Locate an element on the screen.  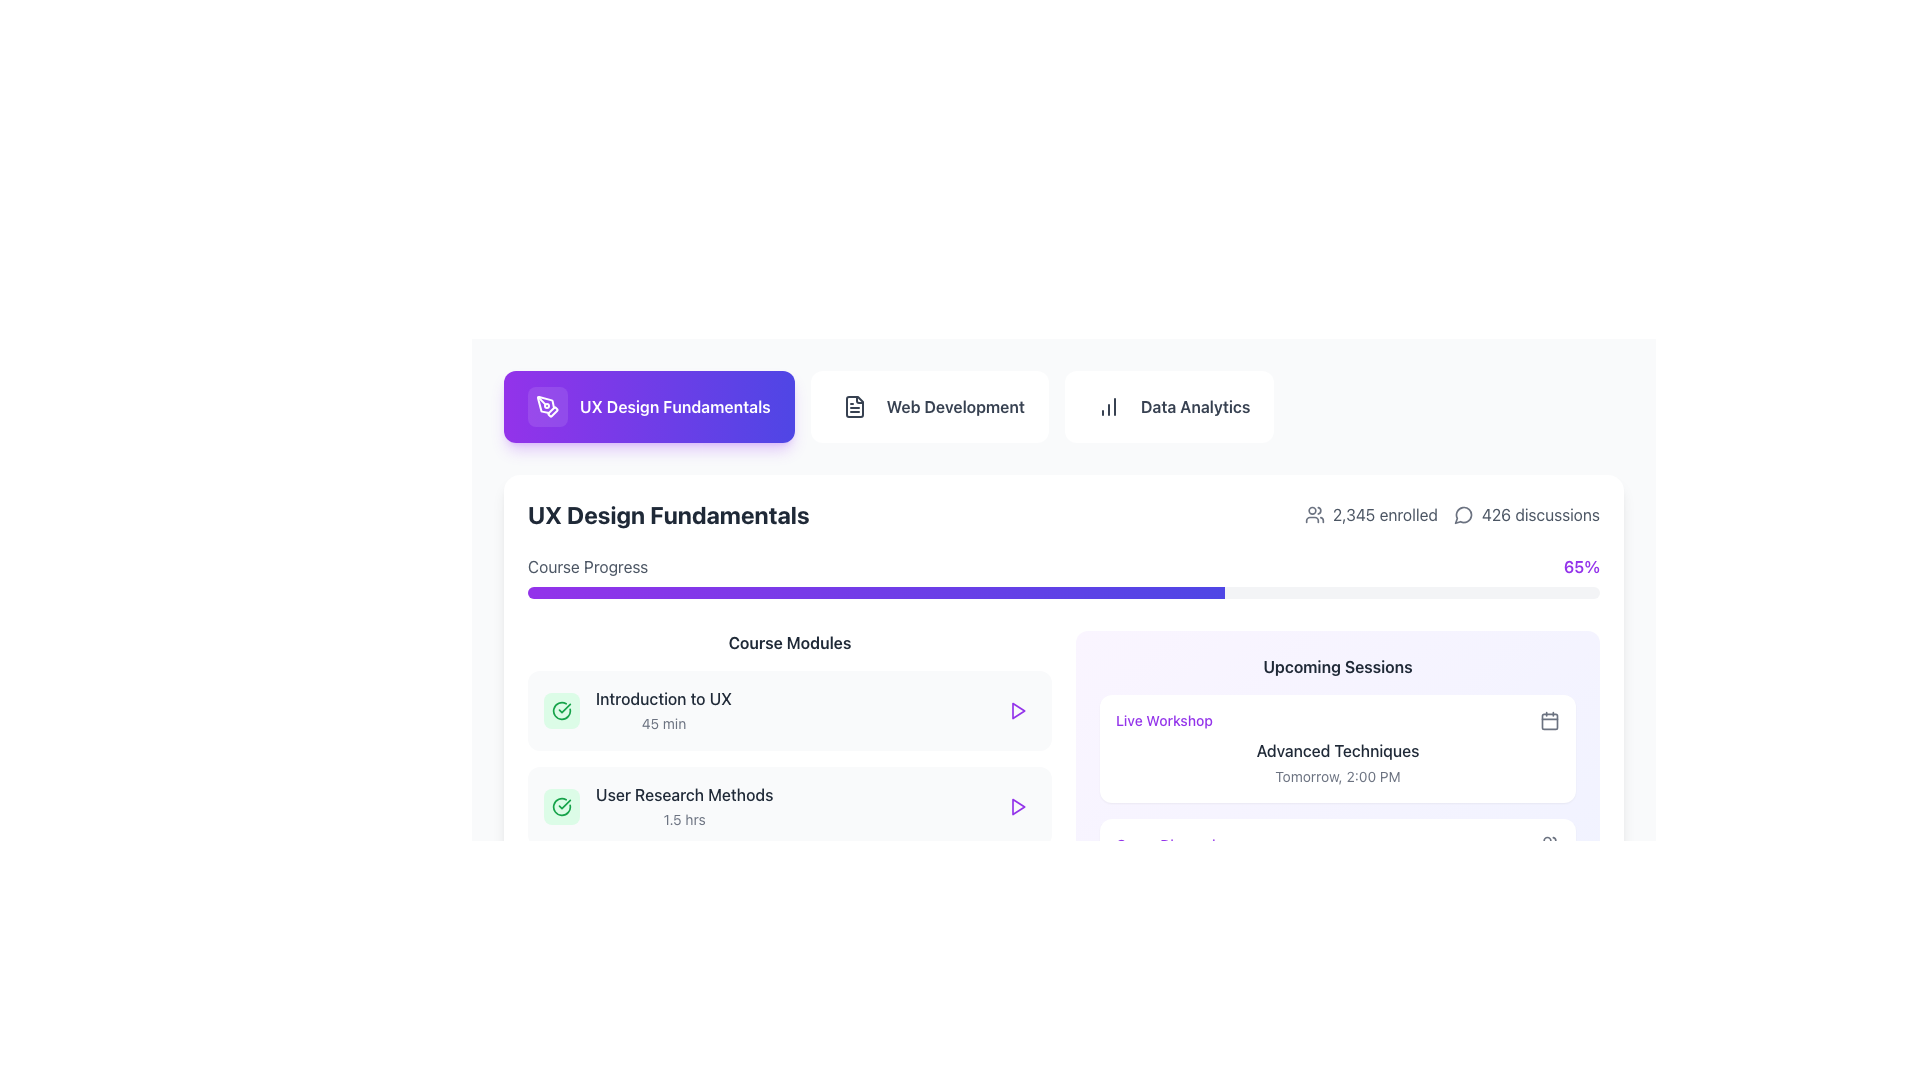
the Play Button located in the second row of the 'Course Modules' section is located at coordinates (1017, 999).